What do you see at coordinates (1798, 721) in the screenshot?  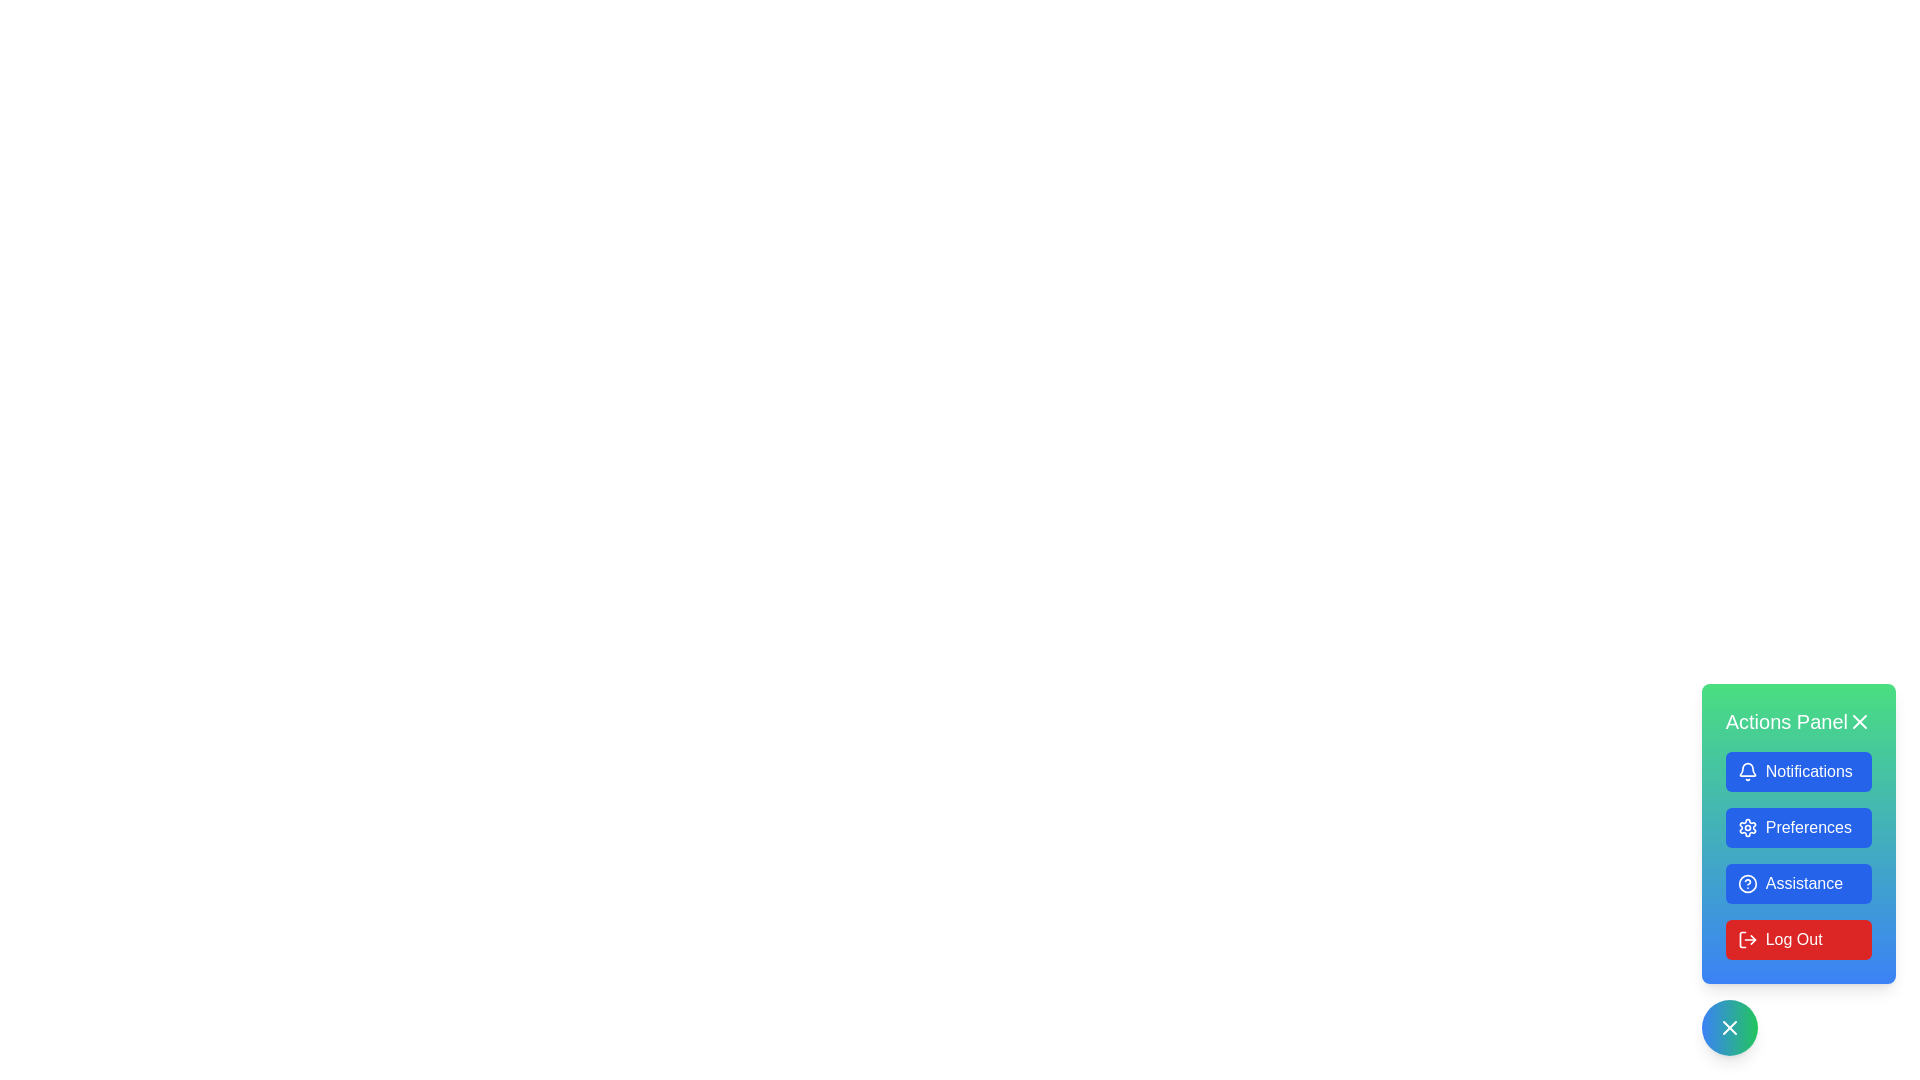 I see `the close button (represented by an 'X' icon) on the 'Actions Panel' header` at bounding box center [1798, 721].